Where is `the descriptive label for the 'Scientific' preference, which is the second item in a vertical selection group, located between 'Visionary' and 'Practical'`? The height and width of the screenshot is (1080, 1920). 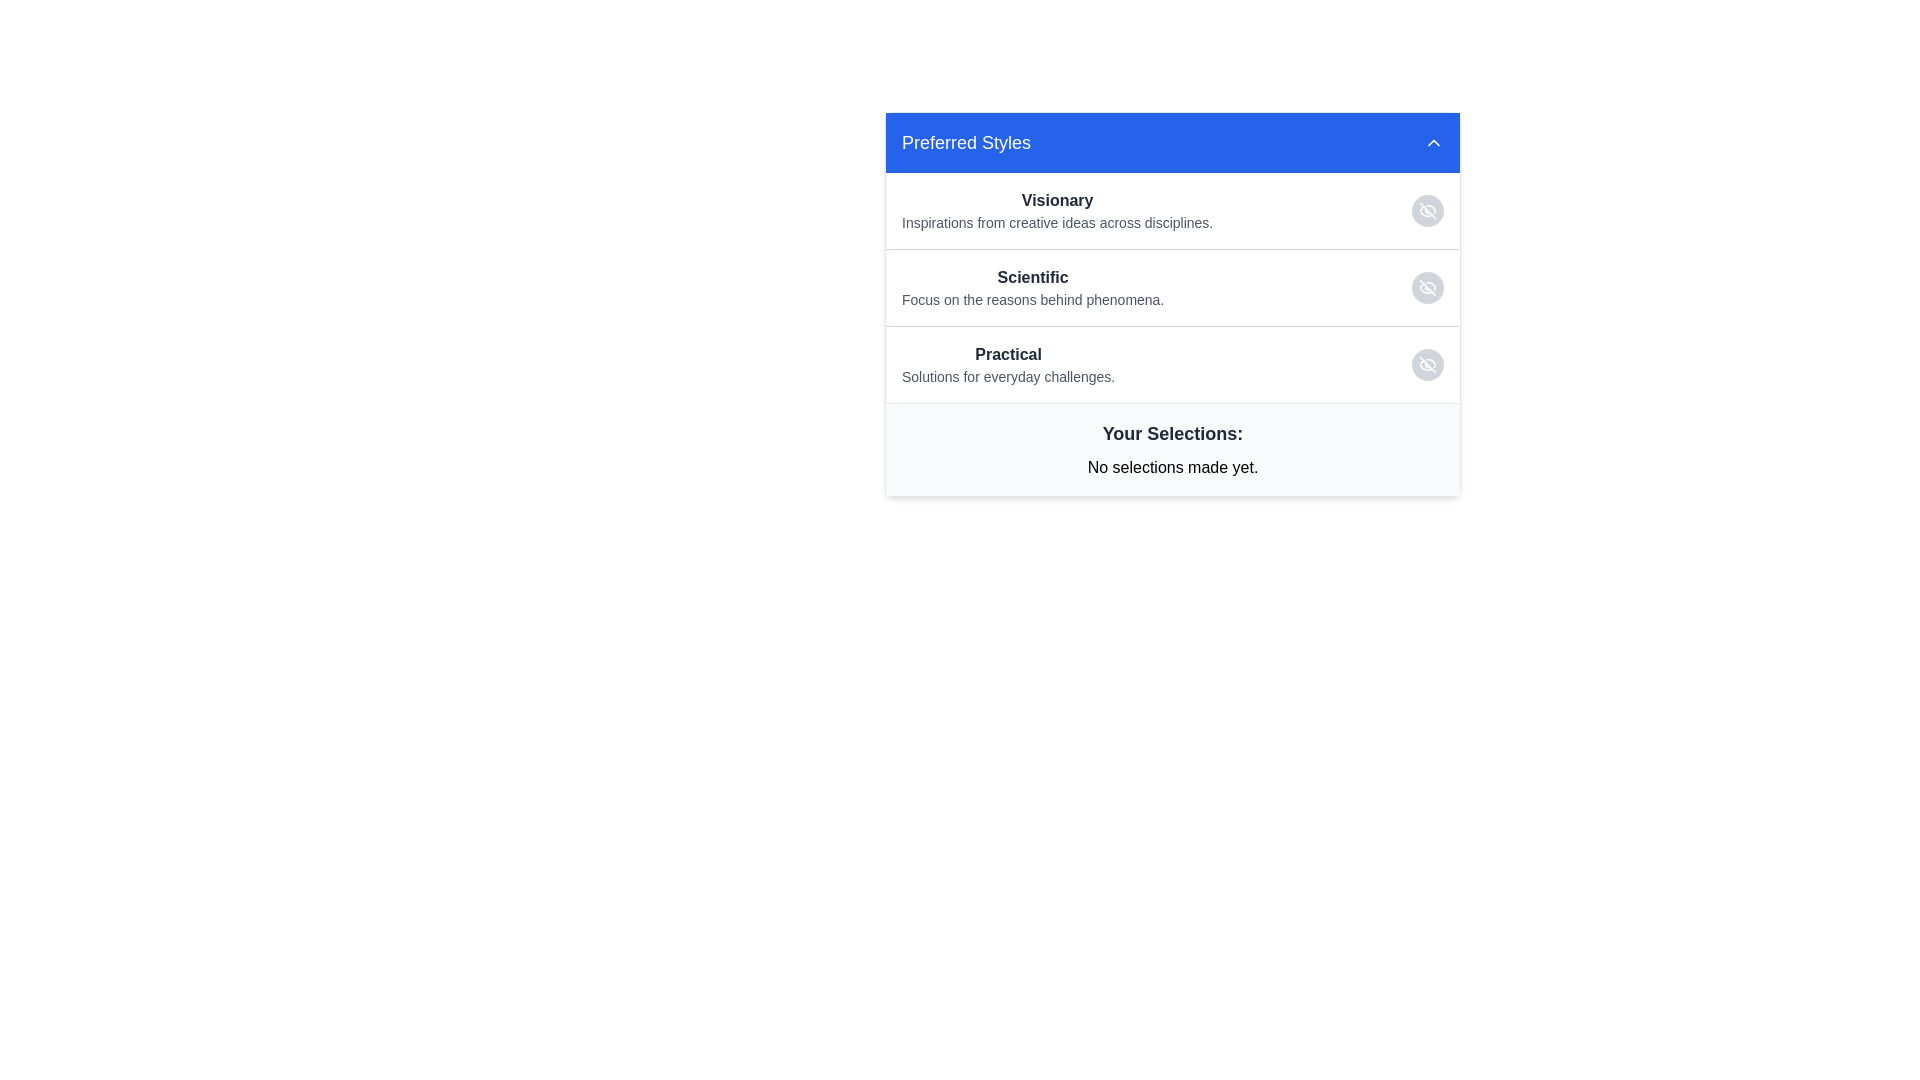 the descriptive label for the 'Scientific' preference, which is the second item in a vertical selection group, located between 'Visionary' and 'Practical' is located at coordinates (1033, 288).